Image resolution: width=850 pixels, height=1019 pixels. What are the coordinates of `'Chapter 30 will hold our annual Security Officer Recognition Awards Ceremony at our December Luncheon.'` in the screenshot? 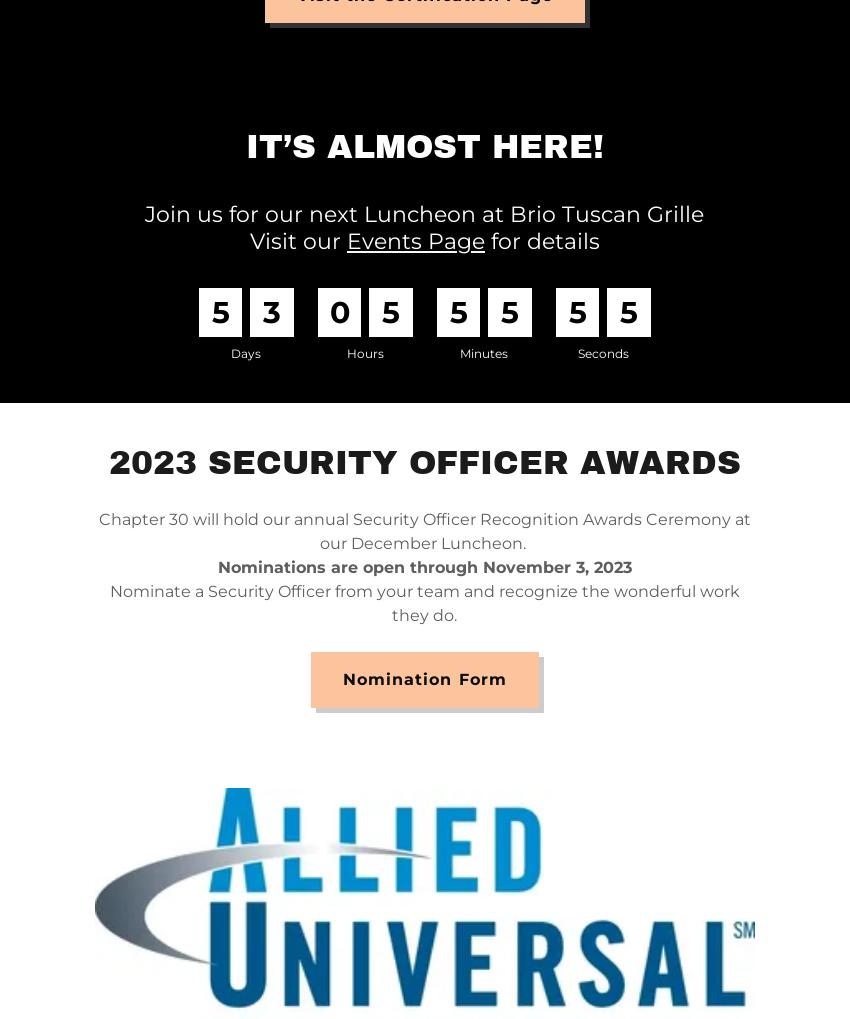 It's located at (423, 530).